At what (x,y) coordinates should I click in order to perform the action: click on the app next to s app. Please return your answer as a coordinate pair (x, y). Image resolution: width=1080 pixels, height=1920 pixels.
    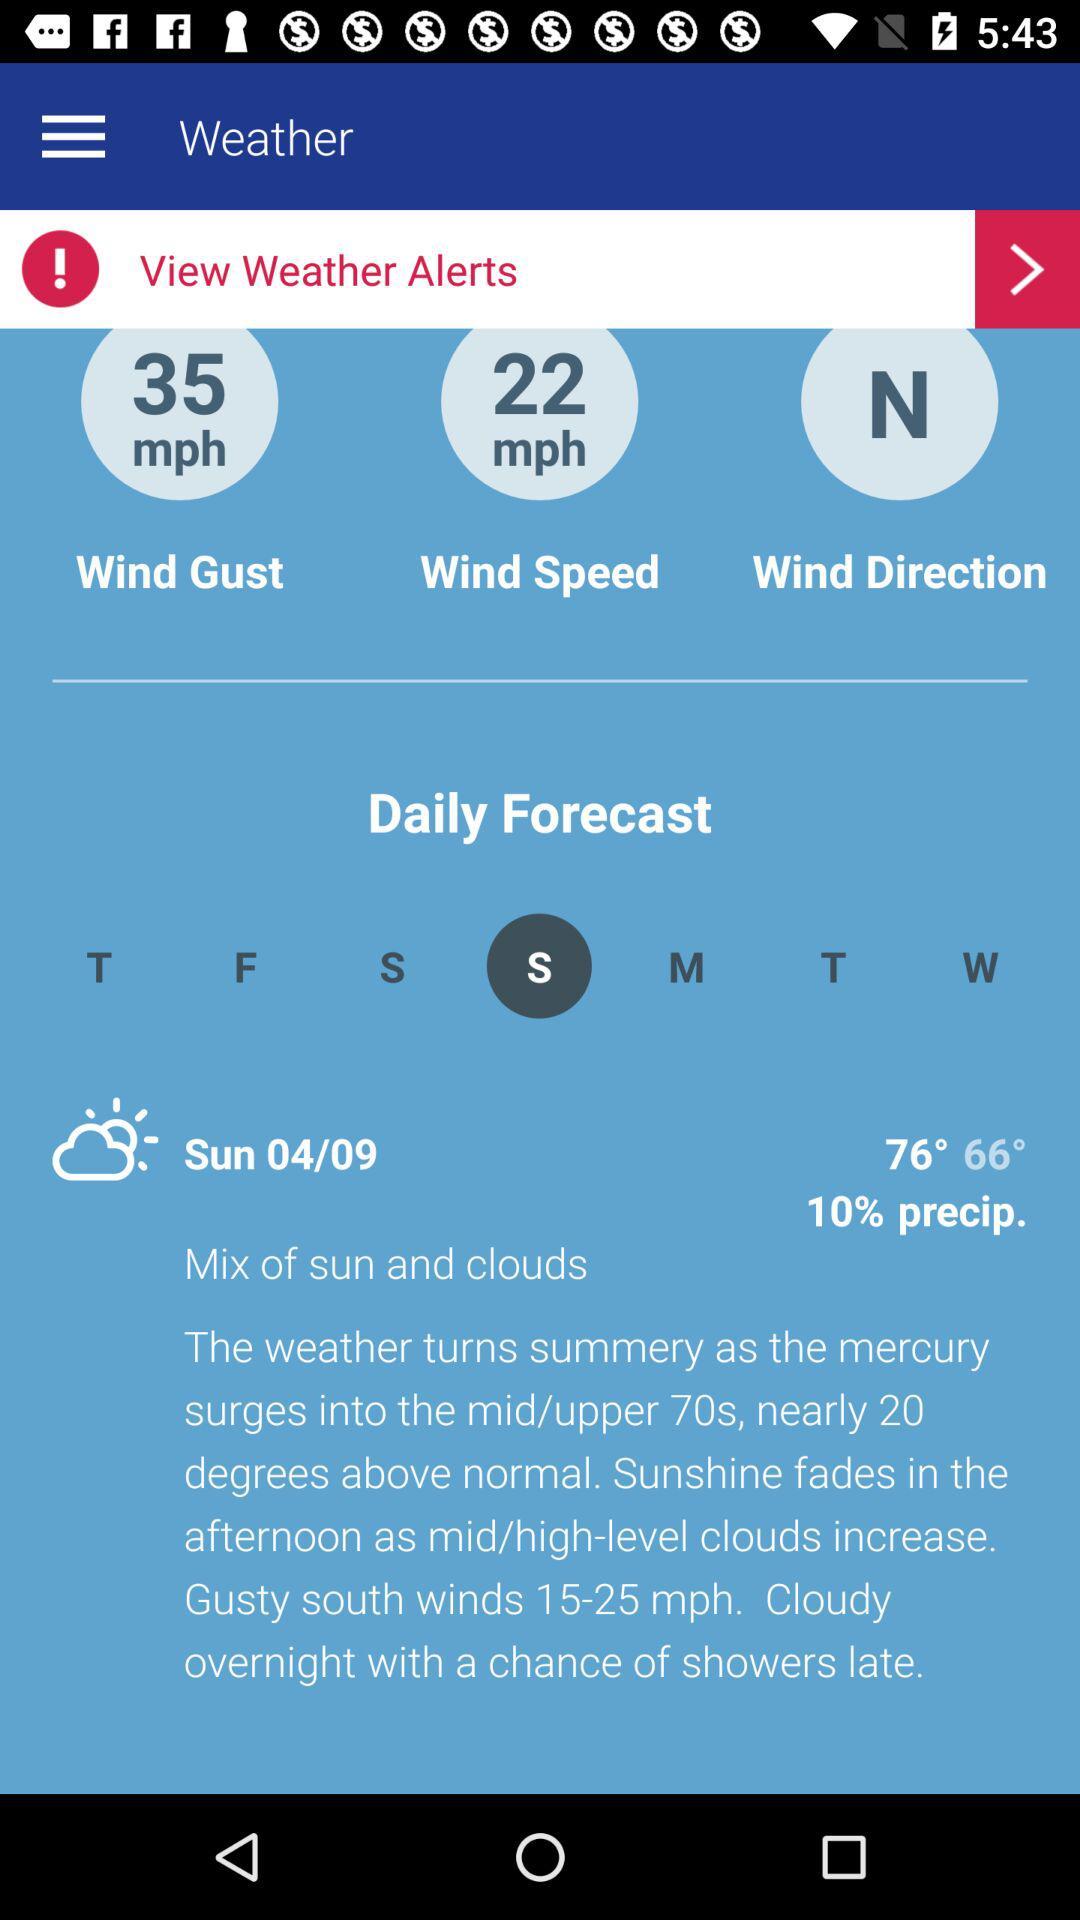
    Looking at the image, I should click on (244, 965).